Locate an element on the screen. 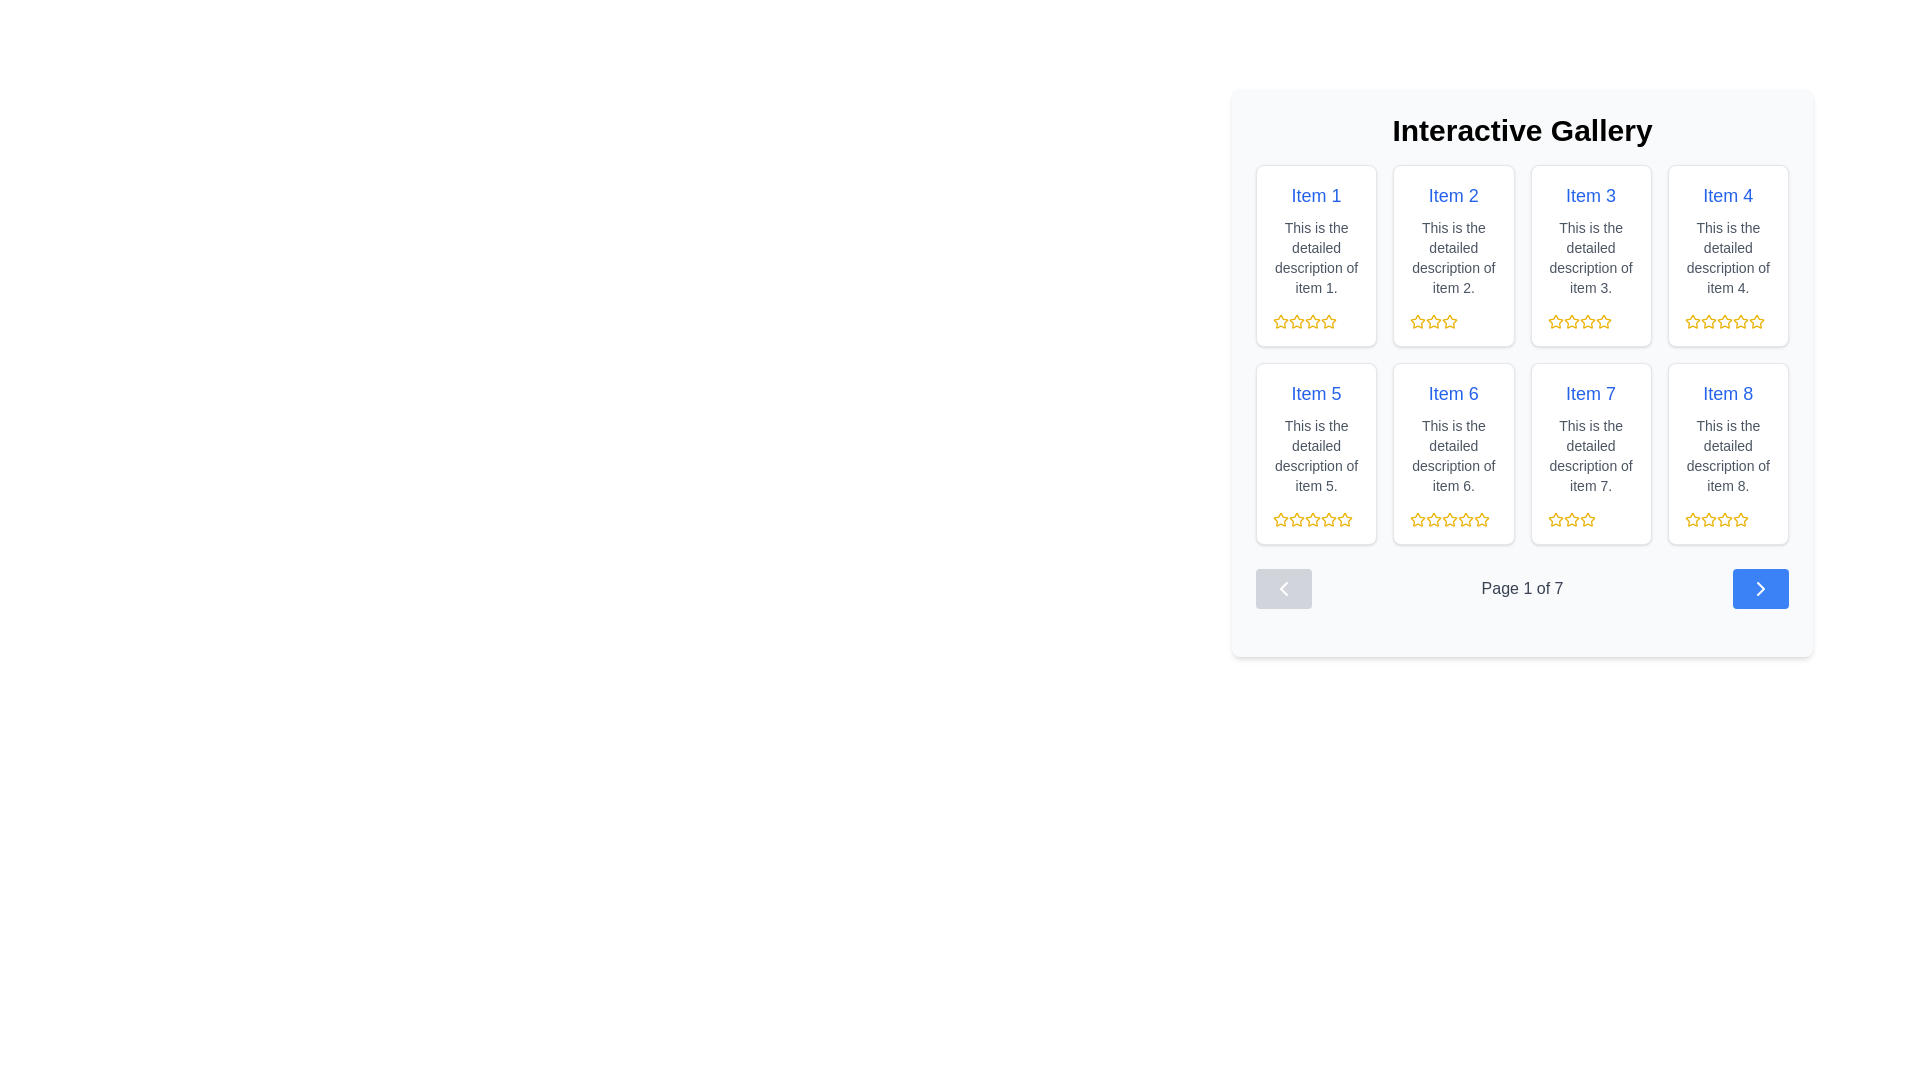  the second star icon is located at coordinates (1570, 320).